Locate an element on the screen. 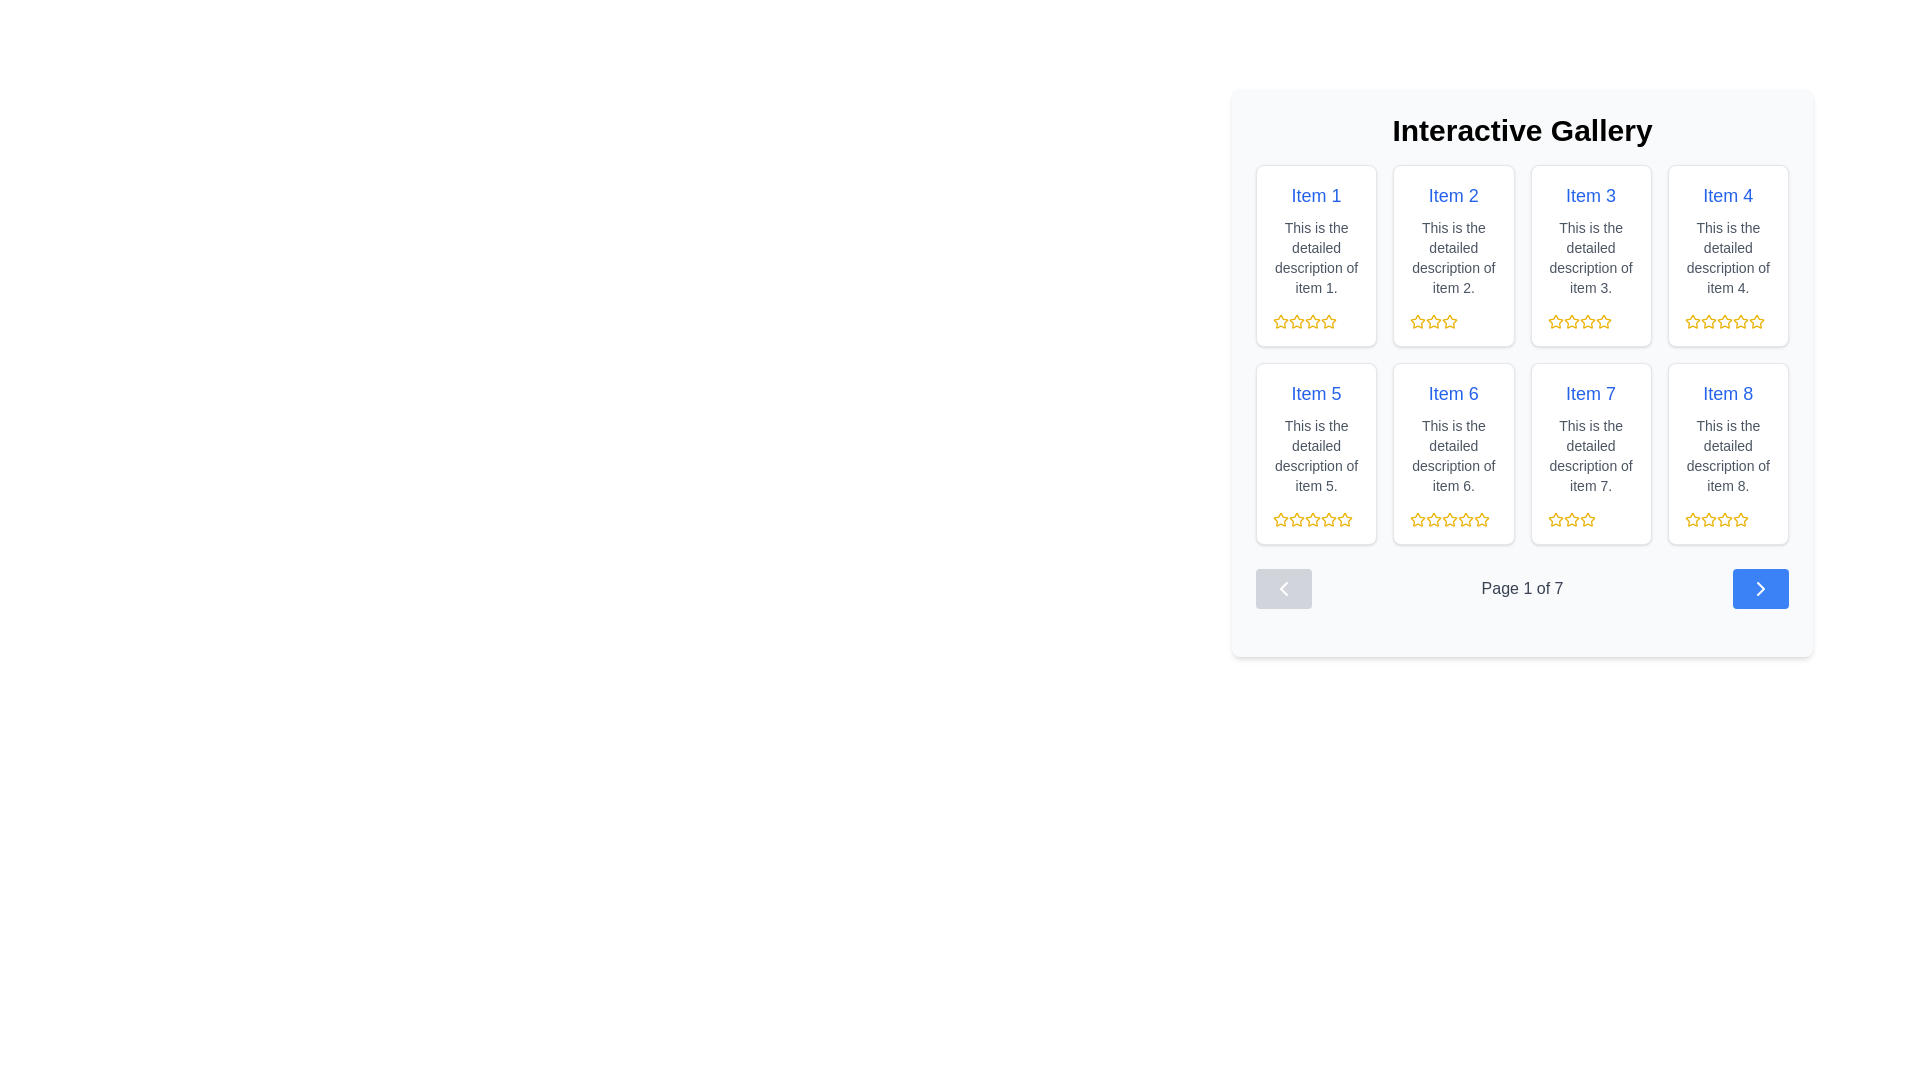  the second star icon is located at coordinates (1570, 320).